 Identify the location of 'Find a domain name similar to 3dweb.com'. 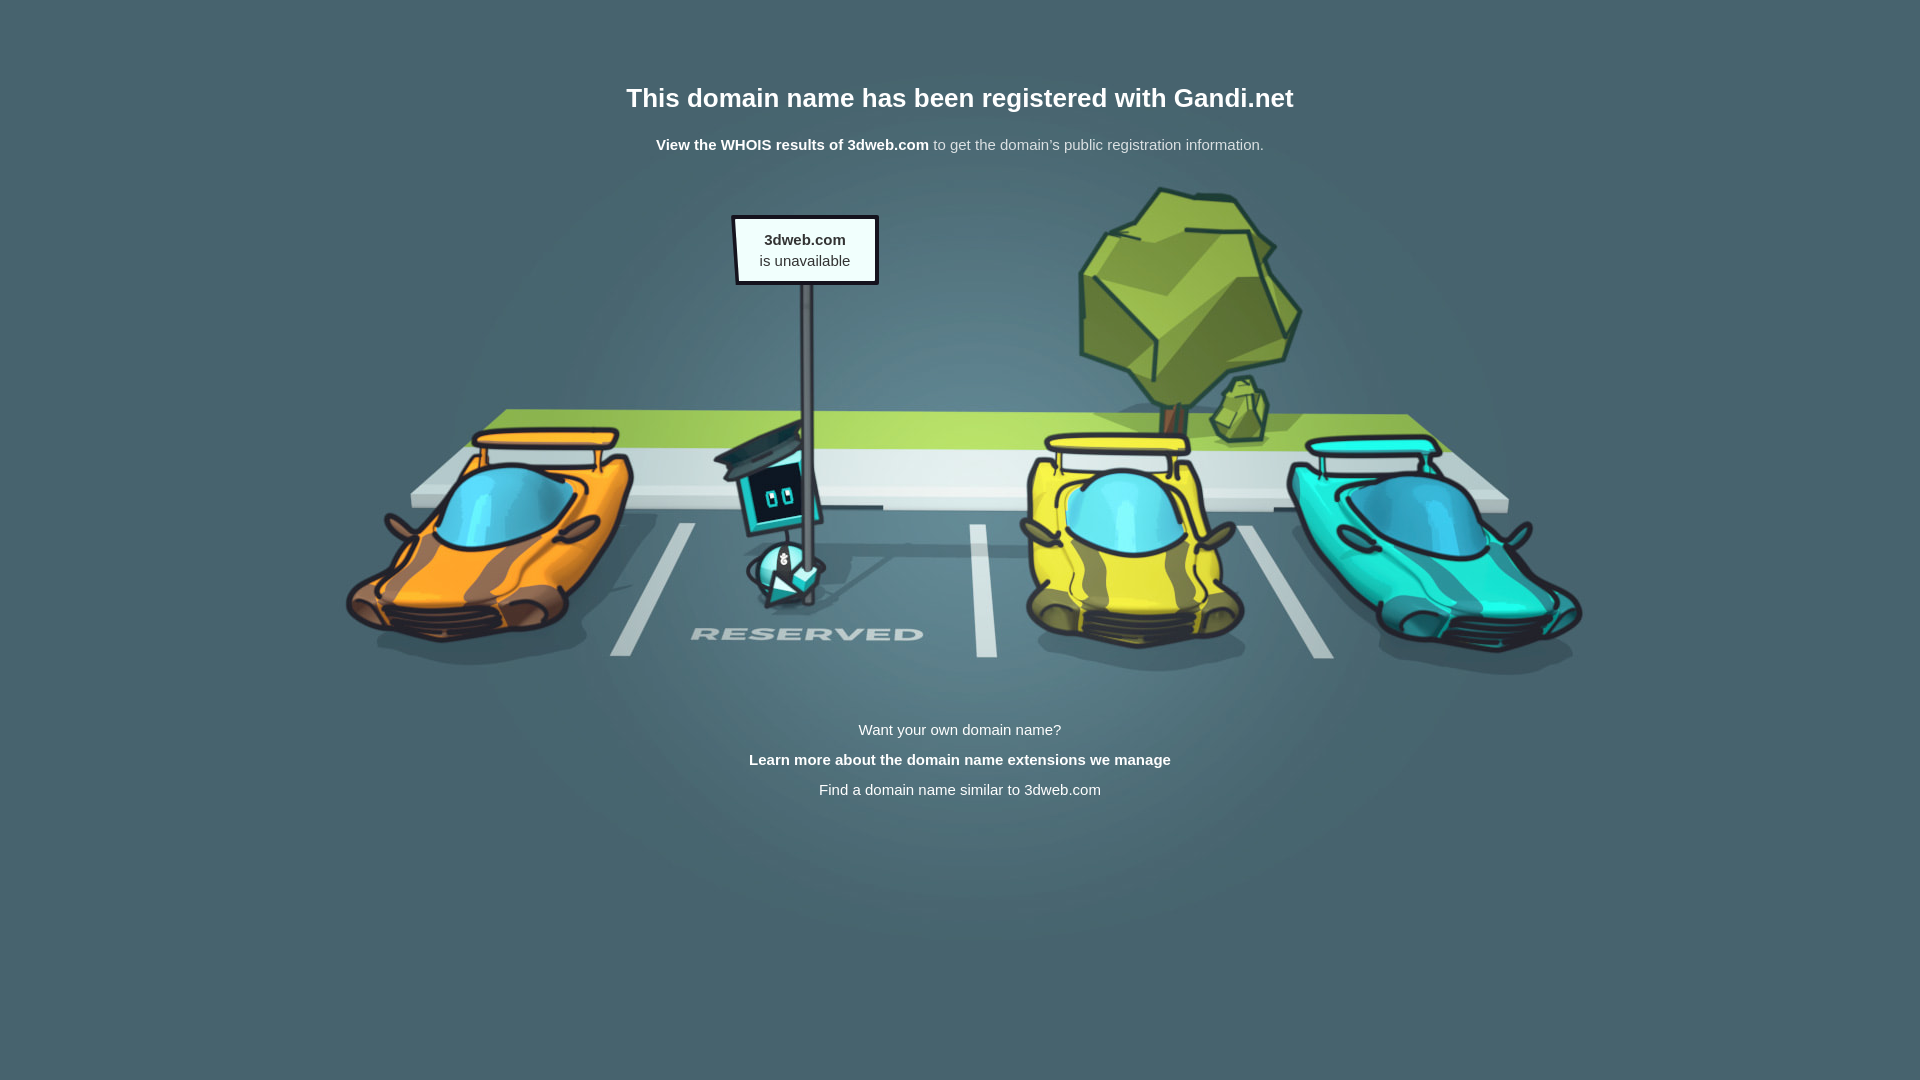
(960, 788).